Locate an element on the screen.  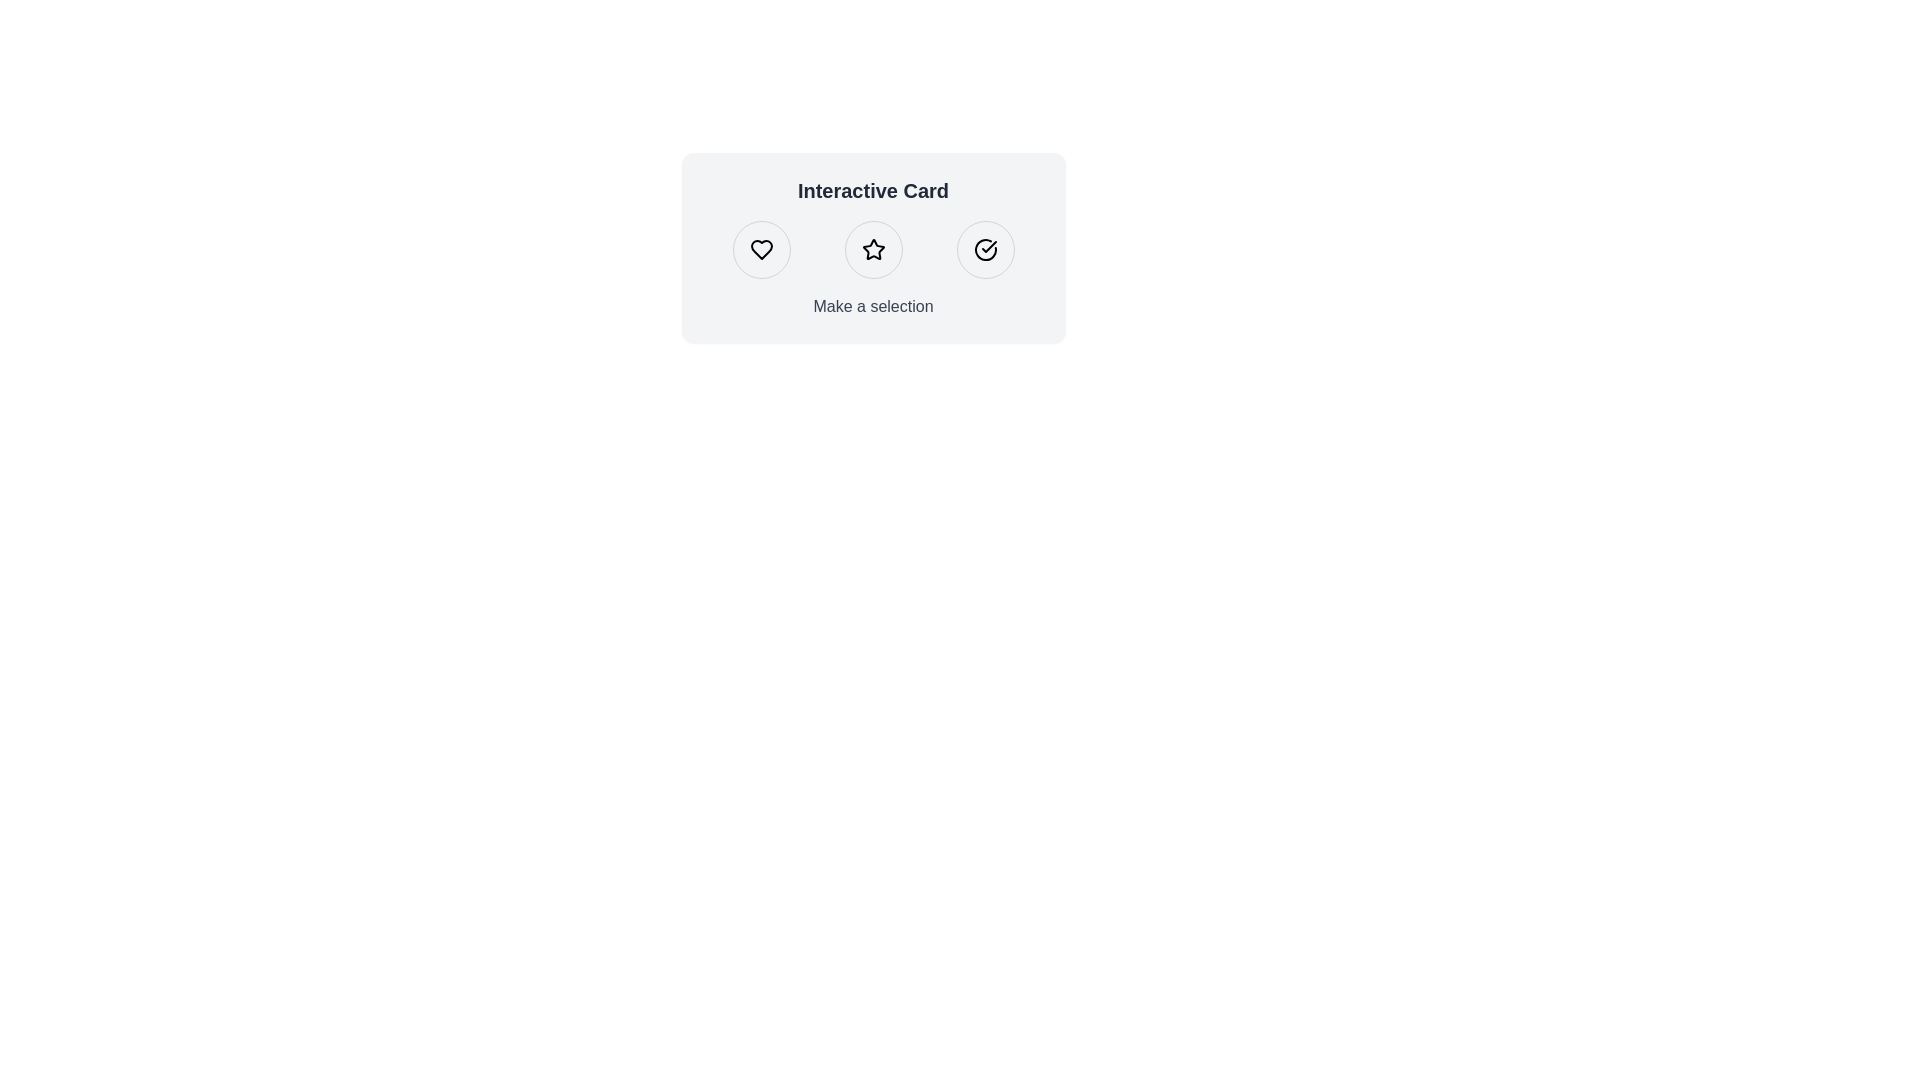
the leftmost heart icon button within the Interactive Card is located at coordinates (760, 249).